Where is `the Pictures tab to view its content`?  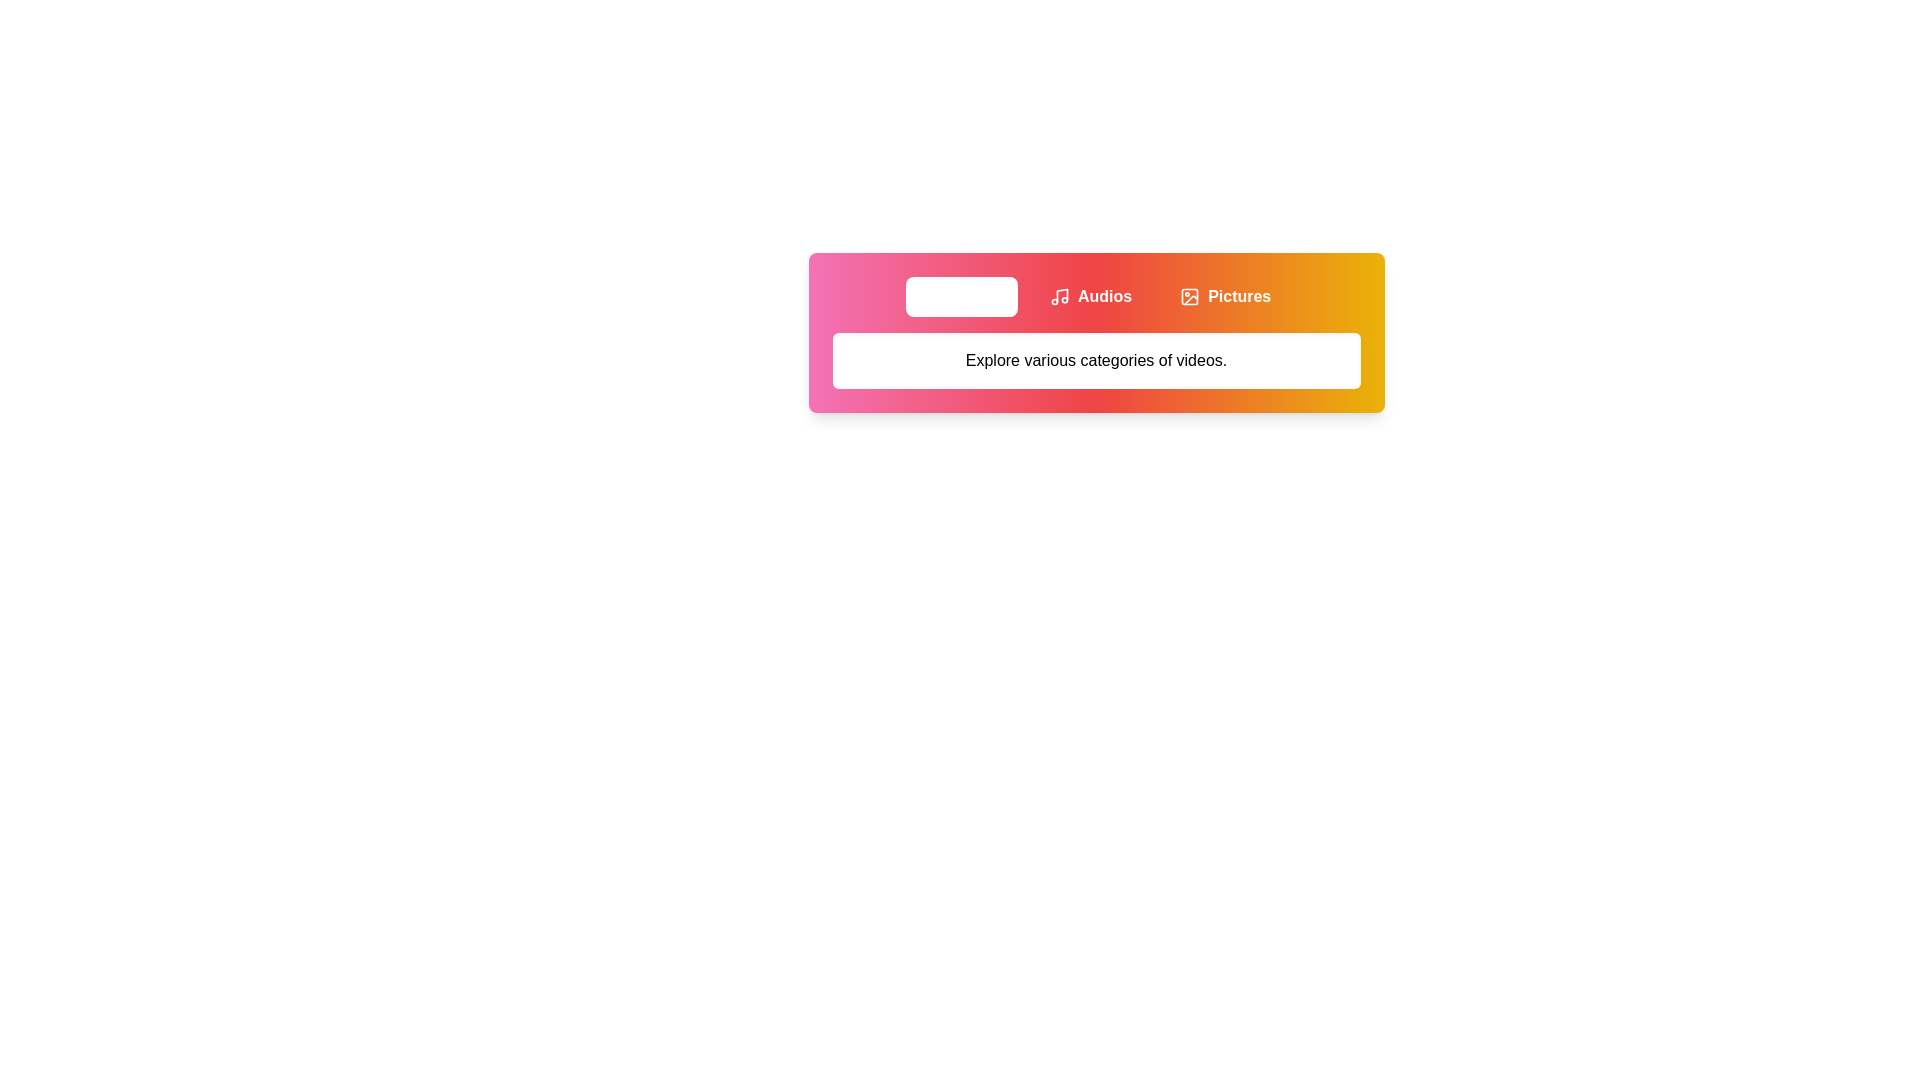 the Pictures tab to view its content is located at coordinates (1224, 297).